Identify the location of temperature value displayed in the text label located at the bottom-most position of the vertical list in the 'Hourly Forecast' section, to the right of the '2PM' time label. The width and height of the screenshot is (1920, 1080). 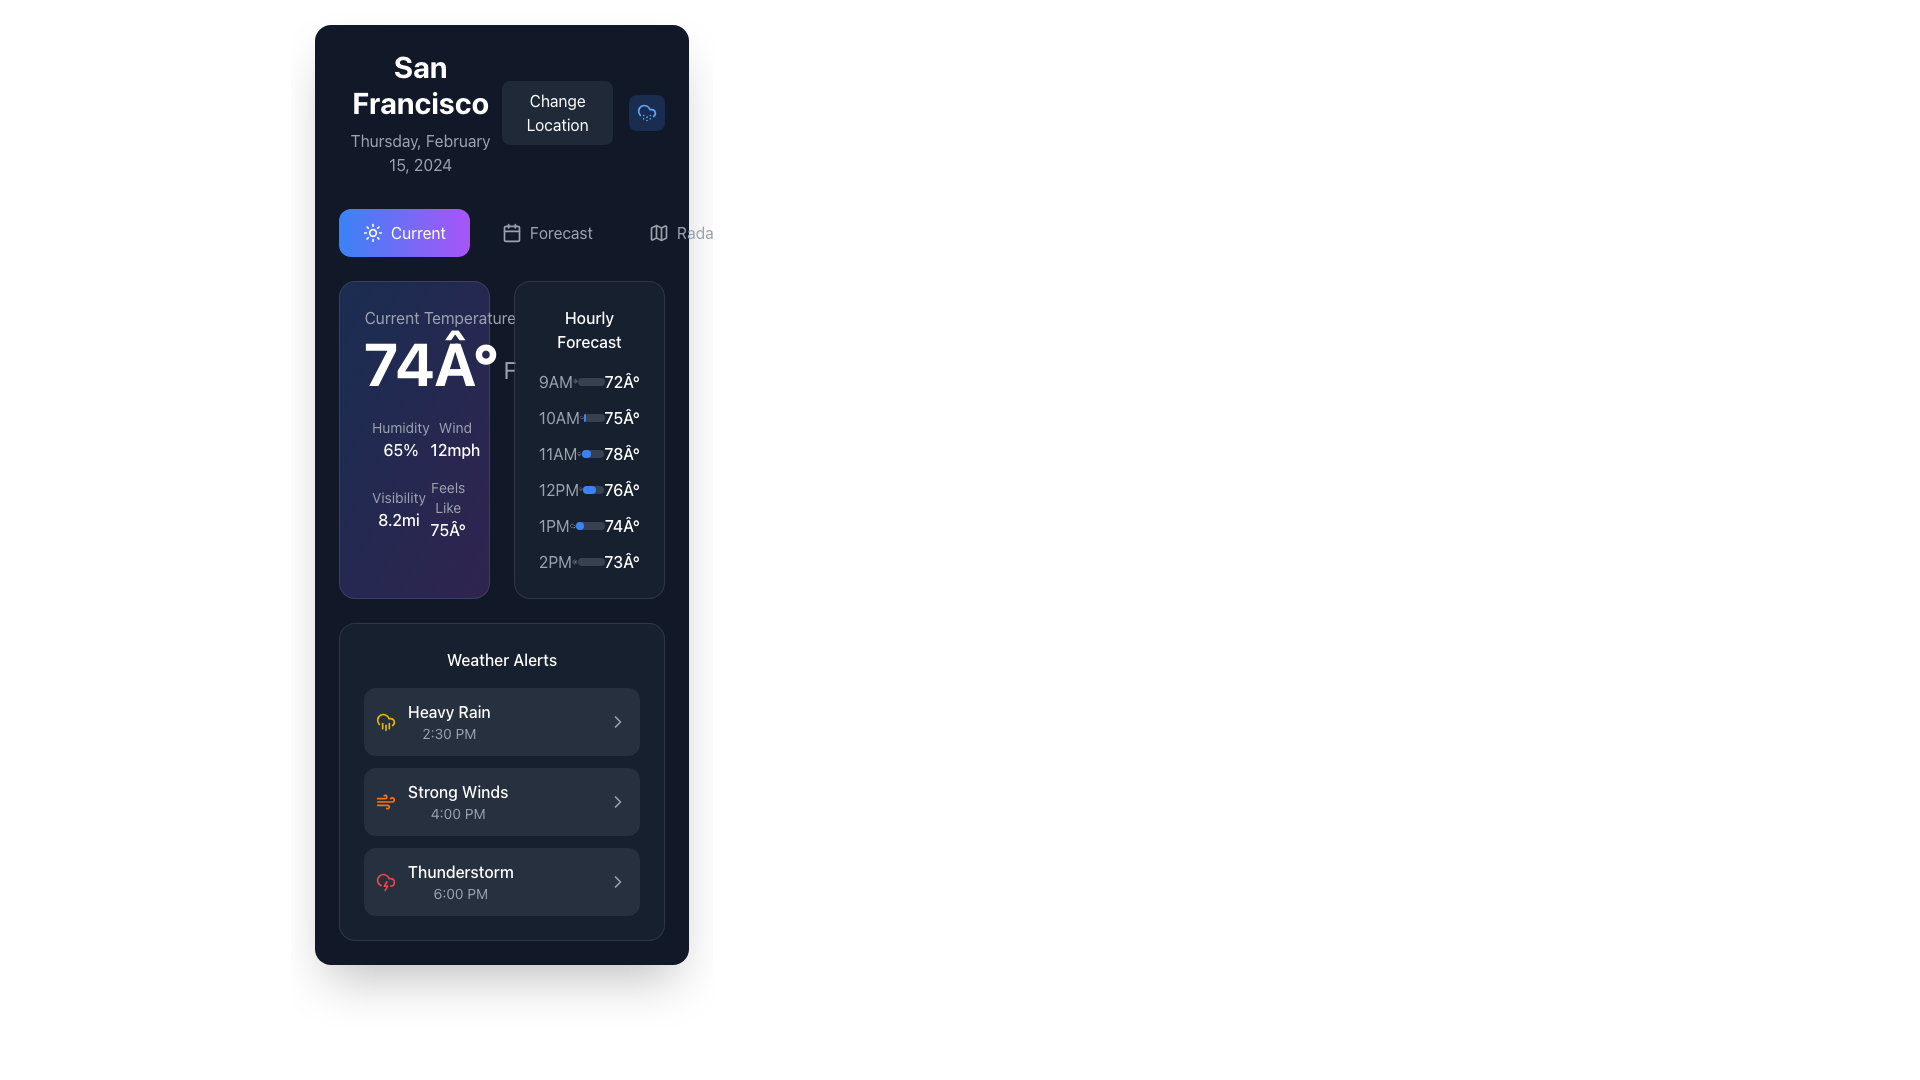
(621, 562).